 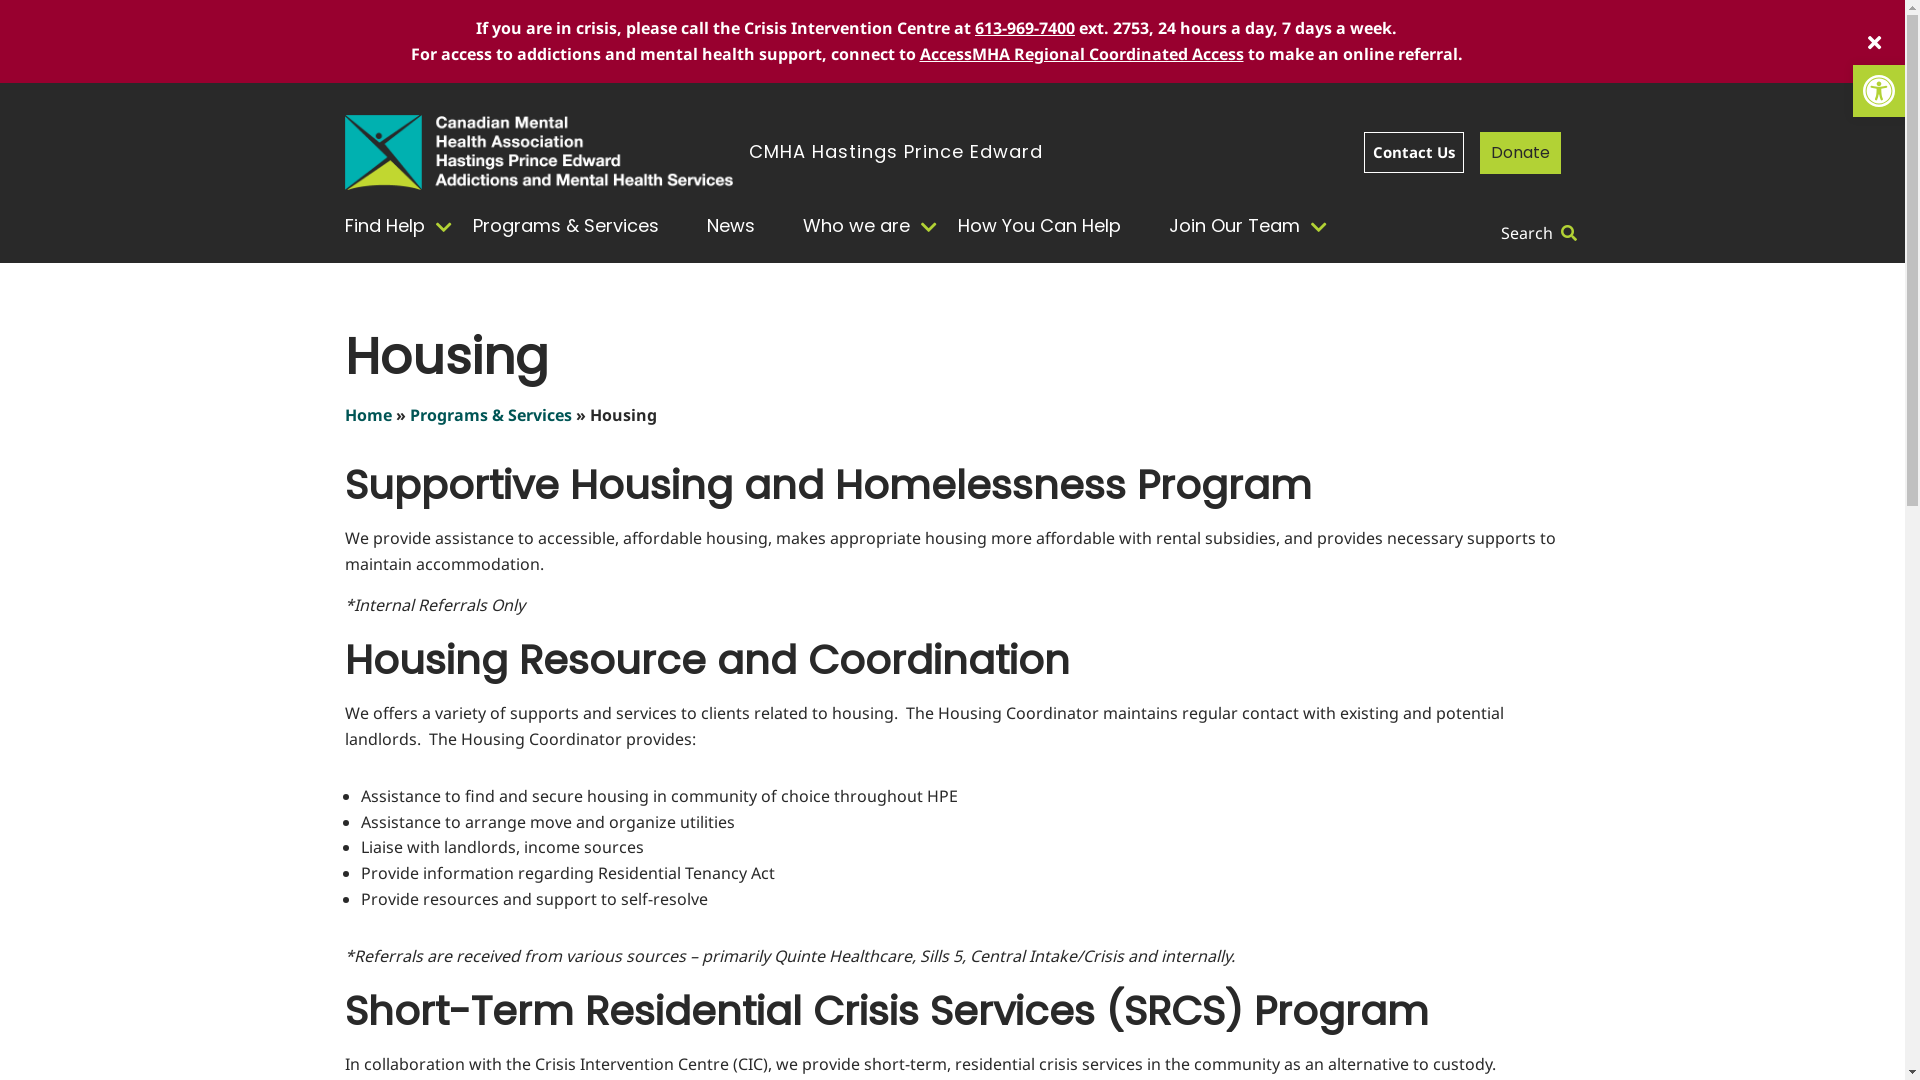 I want to click on 'Who we are', so click(x=863, y=225).